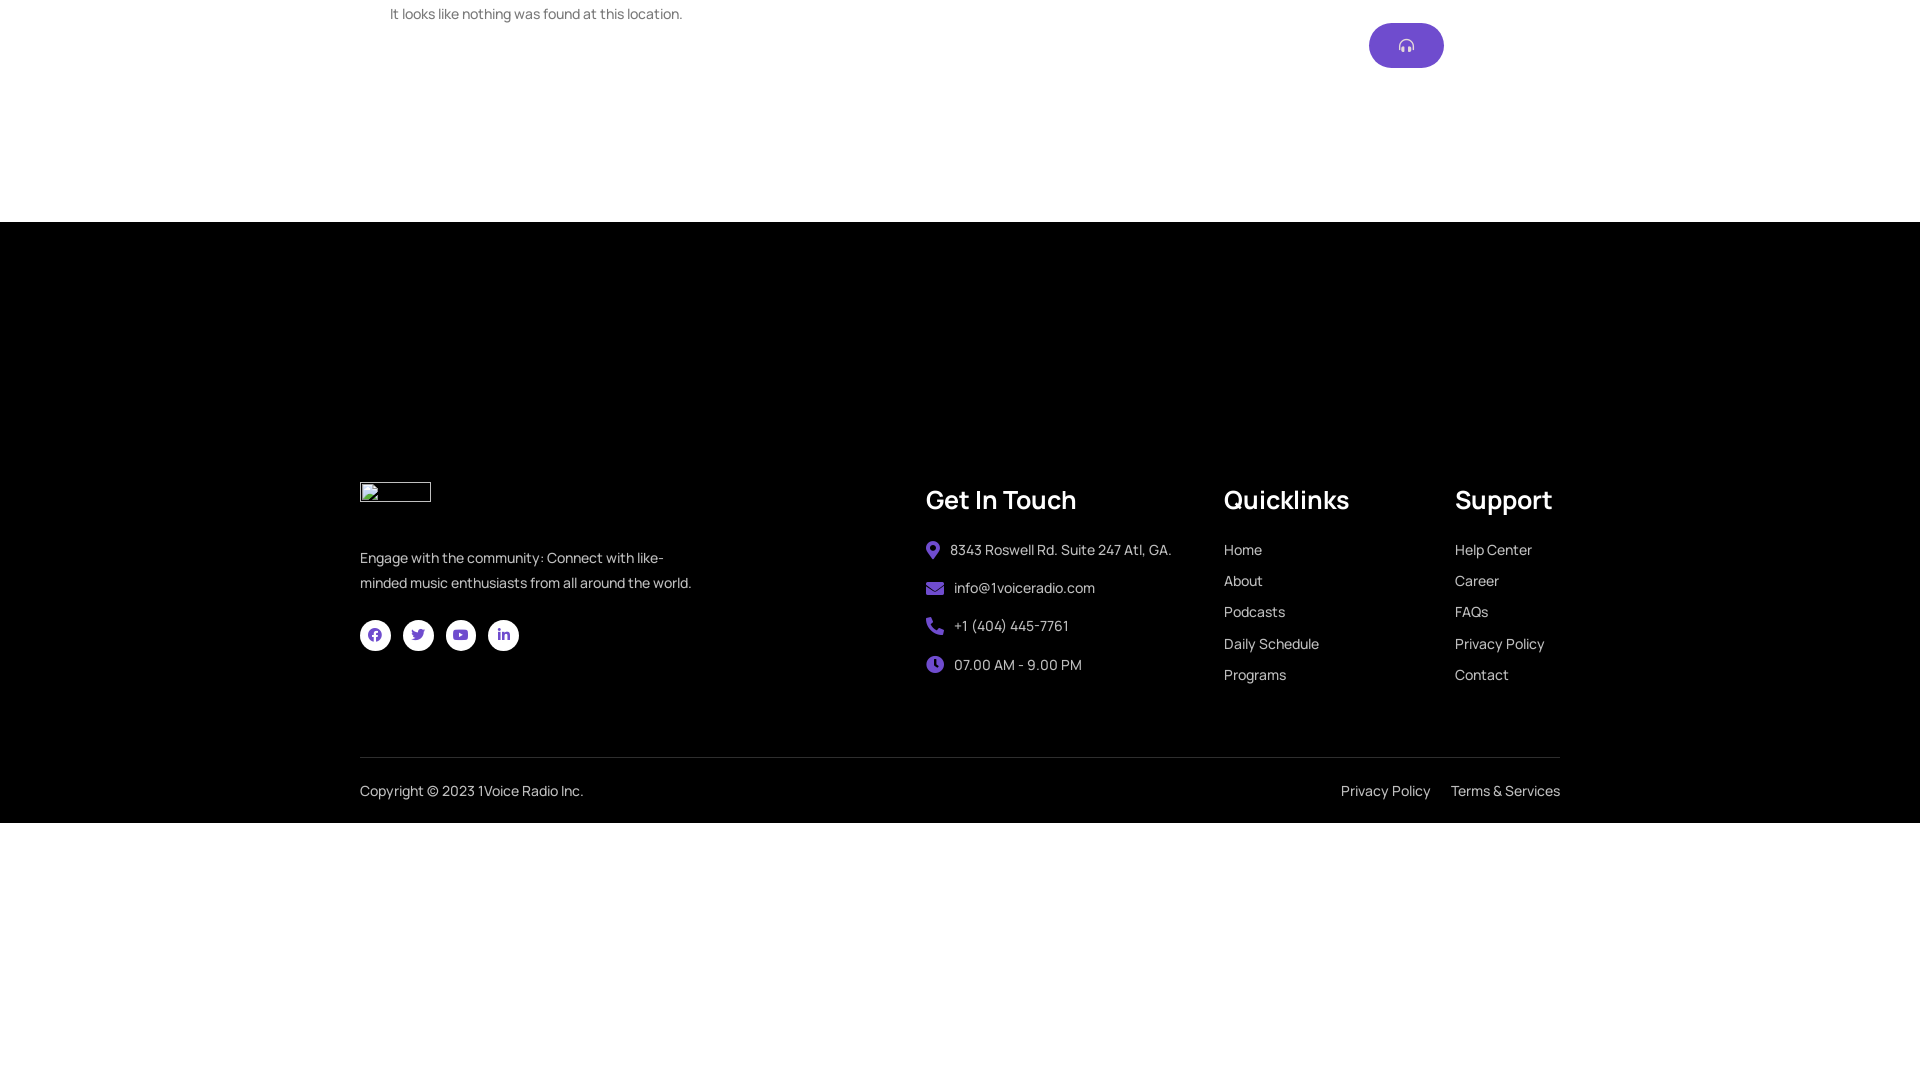 The width and height of the screenshot is (1920, 1080). I want to click on '+1 (404) 445-7761', so click(925, 624).